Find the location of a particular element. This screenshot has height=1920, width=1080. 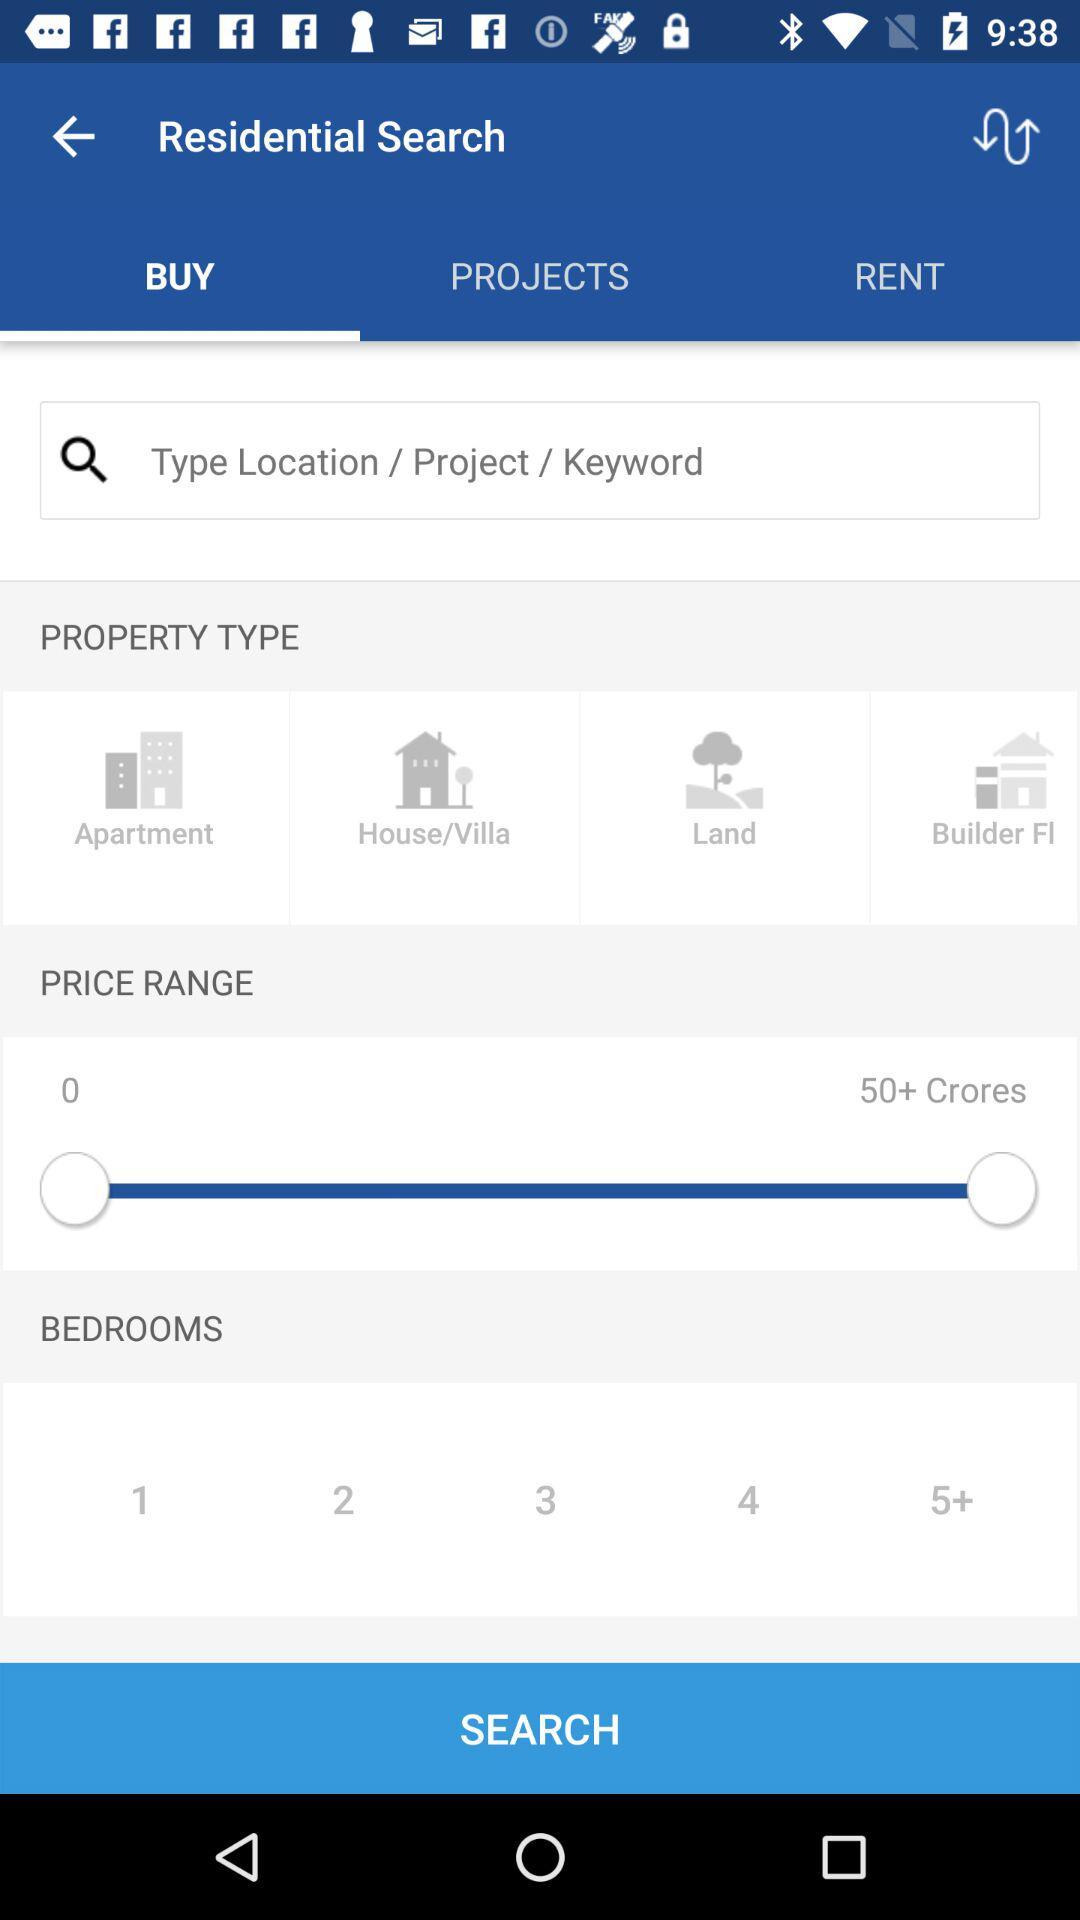

item below the property type icon is located at coordinates (433, 808).